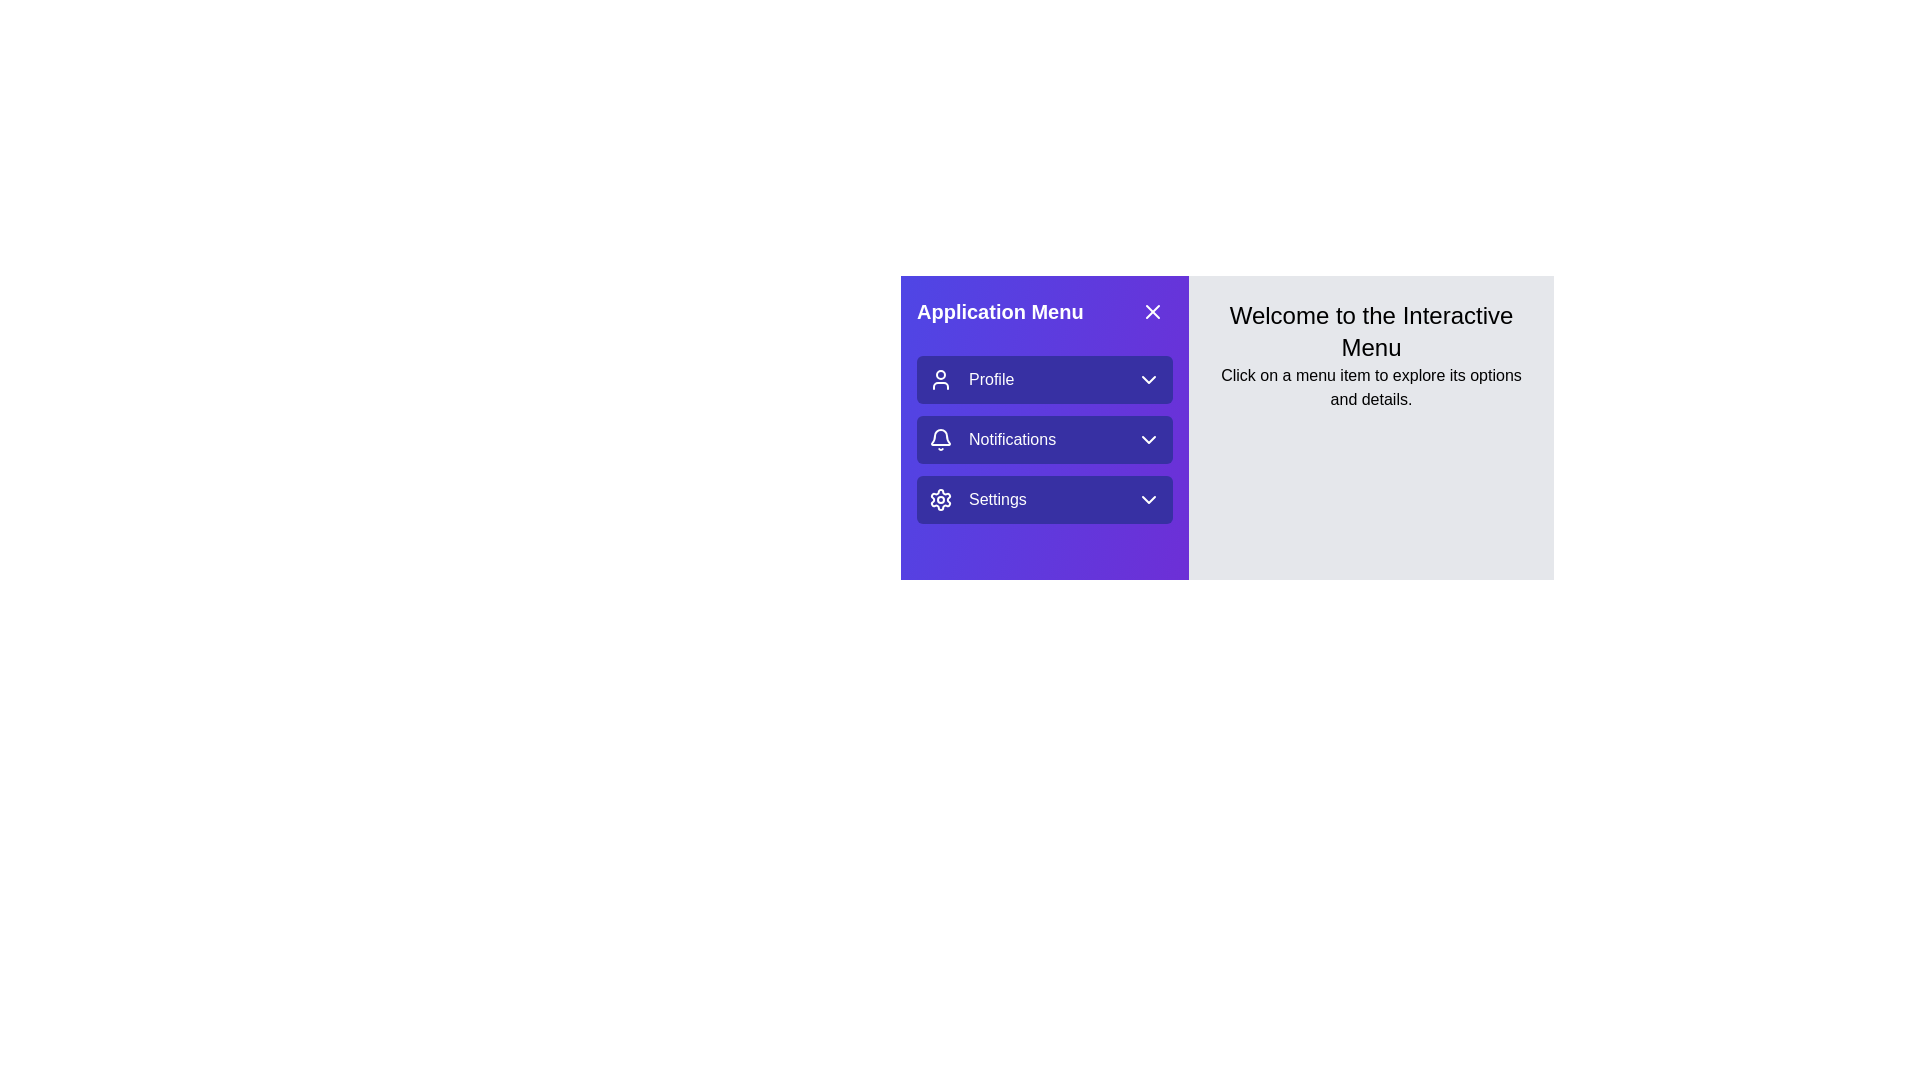 The width and height of the screenshot is (1920, 1080). I want to click on the bell icon representing notifications within the Application Menu, which is the second icon in the vertical menu, so click(939, 436).